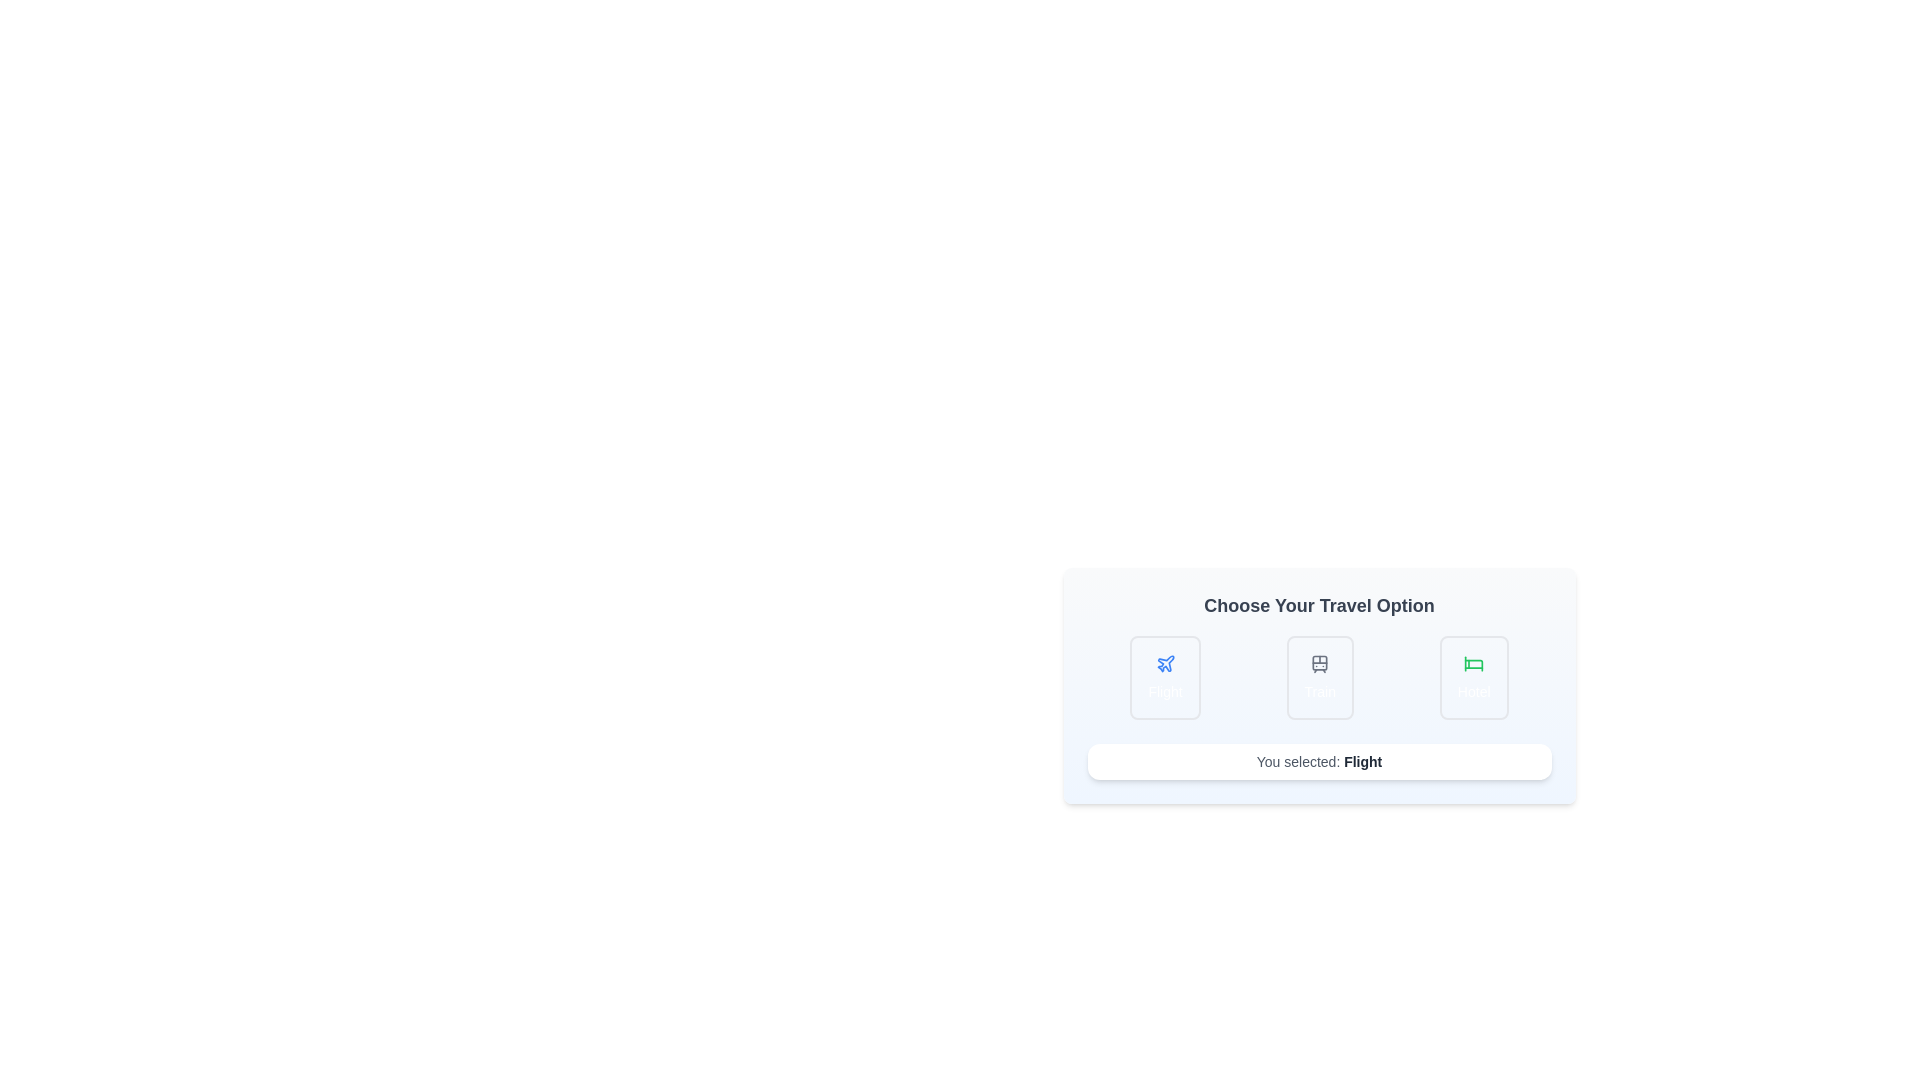 This screenshot has width=1920, height=1080. Describe the element at coordinates (1474, 663) in the screenshot. I see `the green bed icon representing hotel accommodations, located within the 'Hotel' box at the bottom center of the interface` at that location.